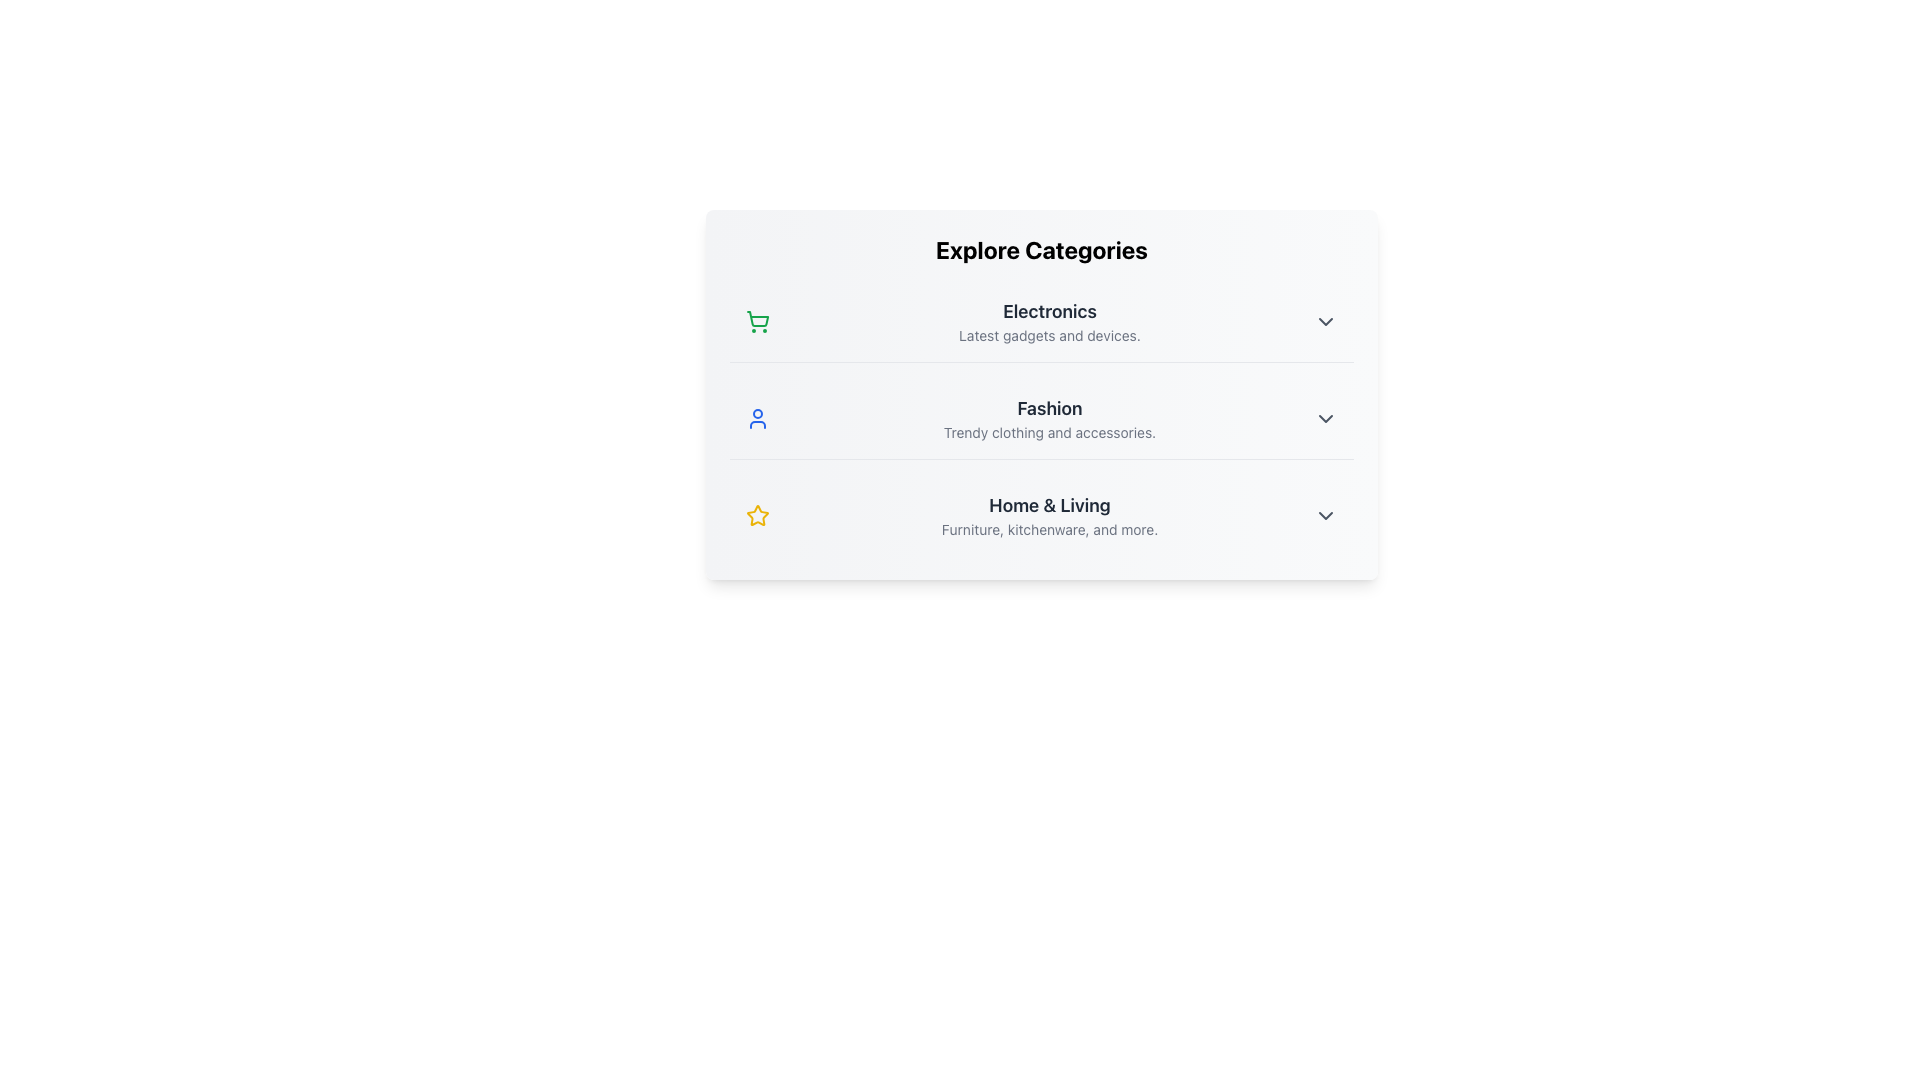  What do you see at coordinates (1325, 418) in the screenshot?
I see `the downwards-facing chevron icon located to the right of the text 'Fashion' in the 'Explore Categories' section` at bounding box center [1325, 418].